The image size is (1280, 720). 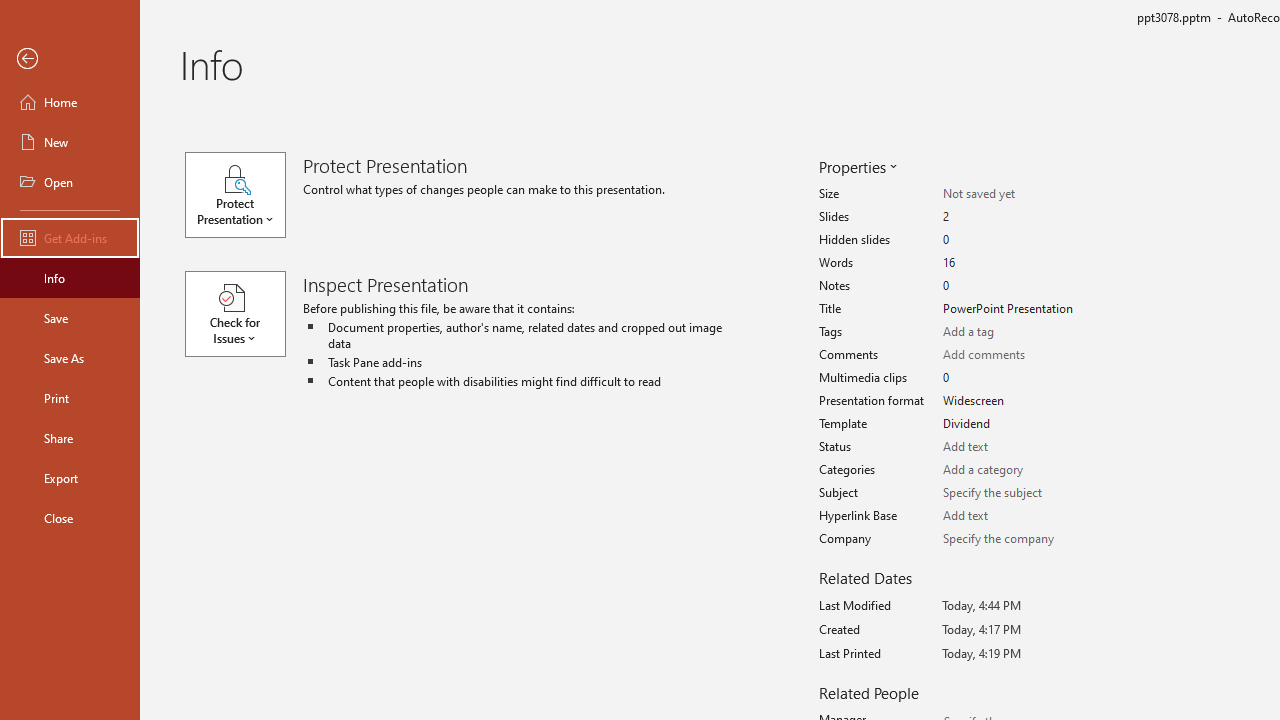 I want to click on 'Notes', so click(x=1012, y=286).